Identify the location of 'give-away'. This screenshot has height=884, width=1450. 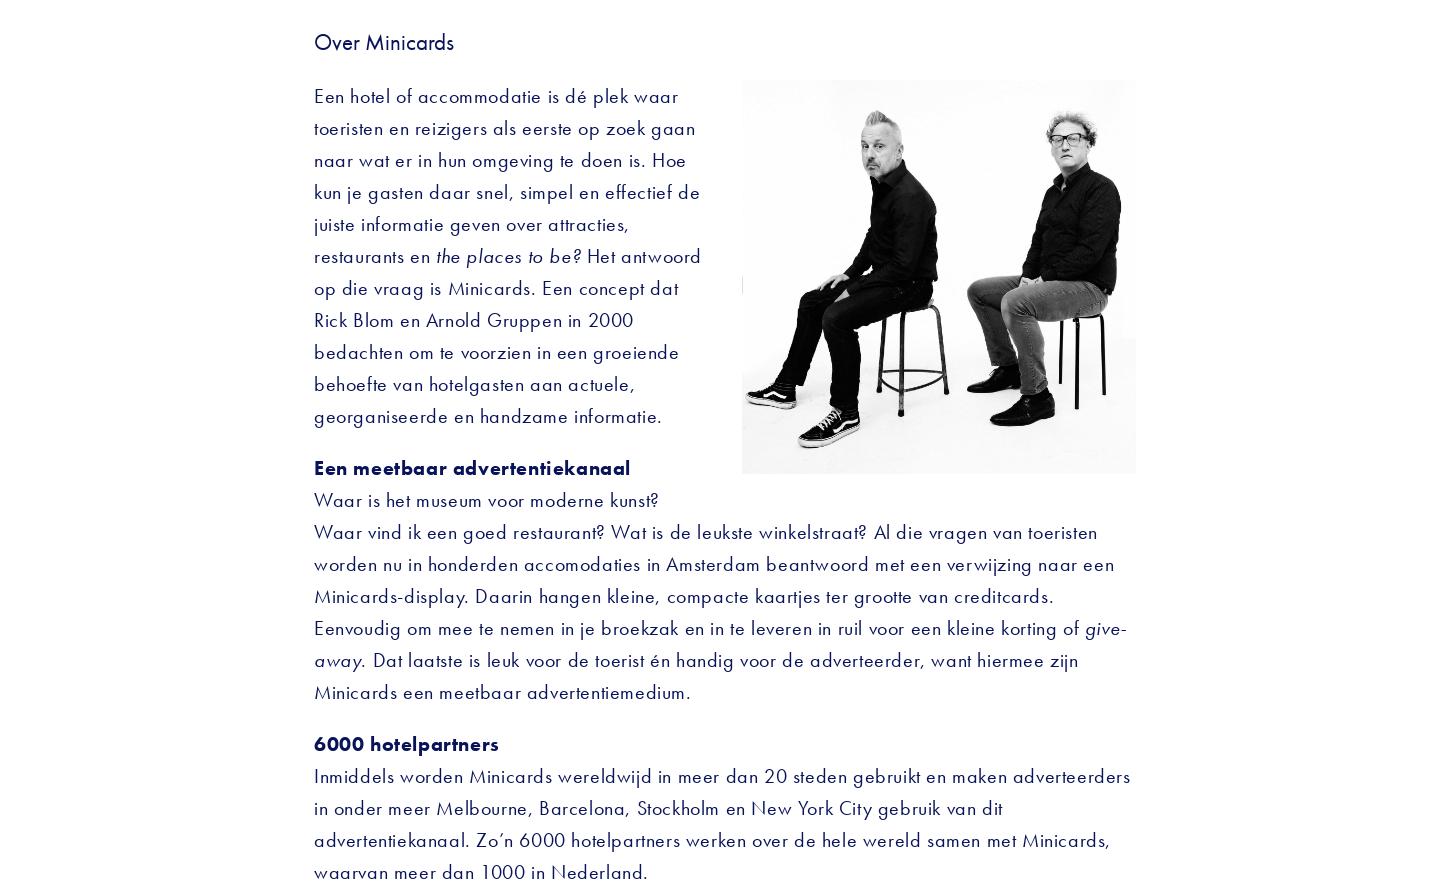
(314, 642).